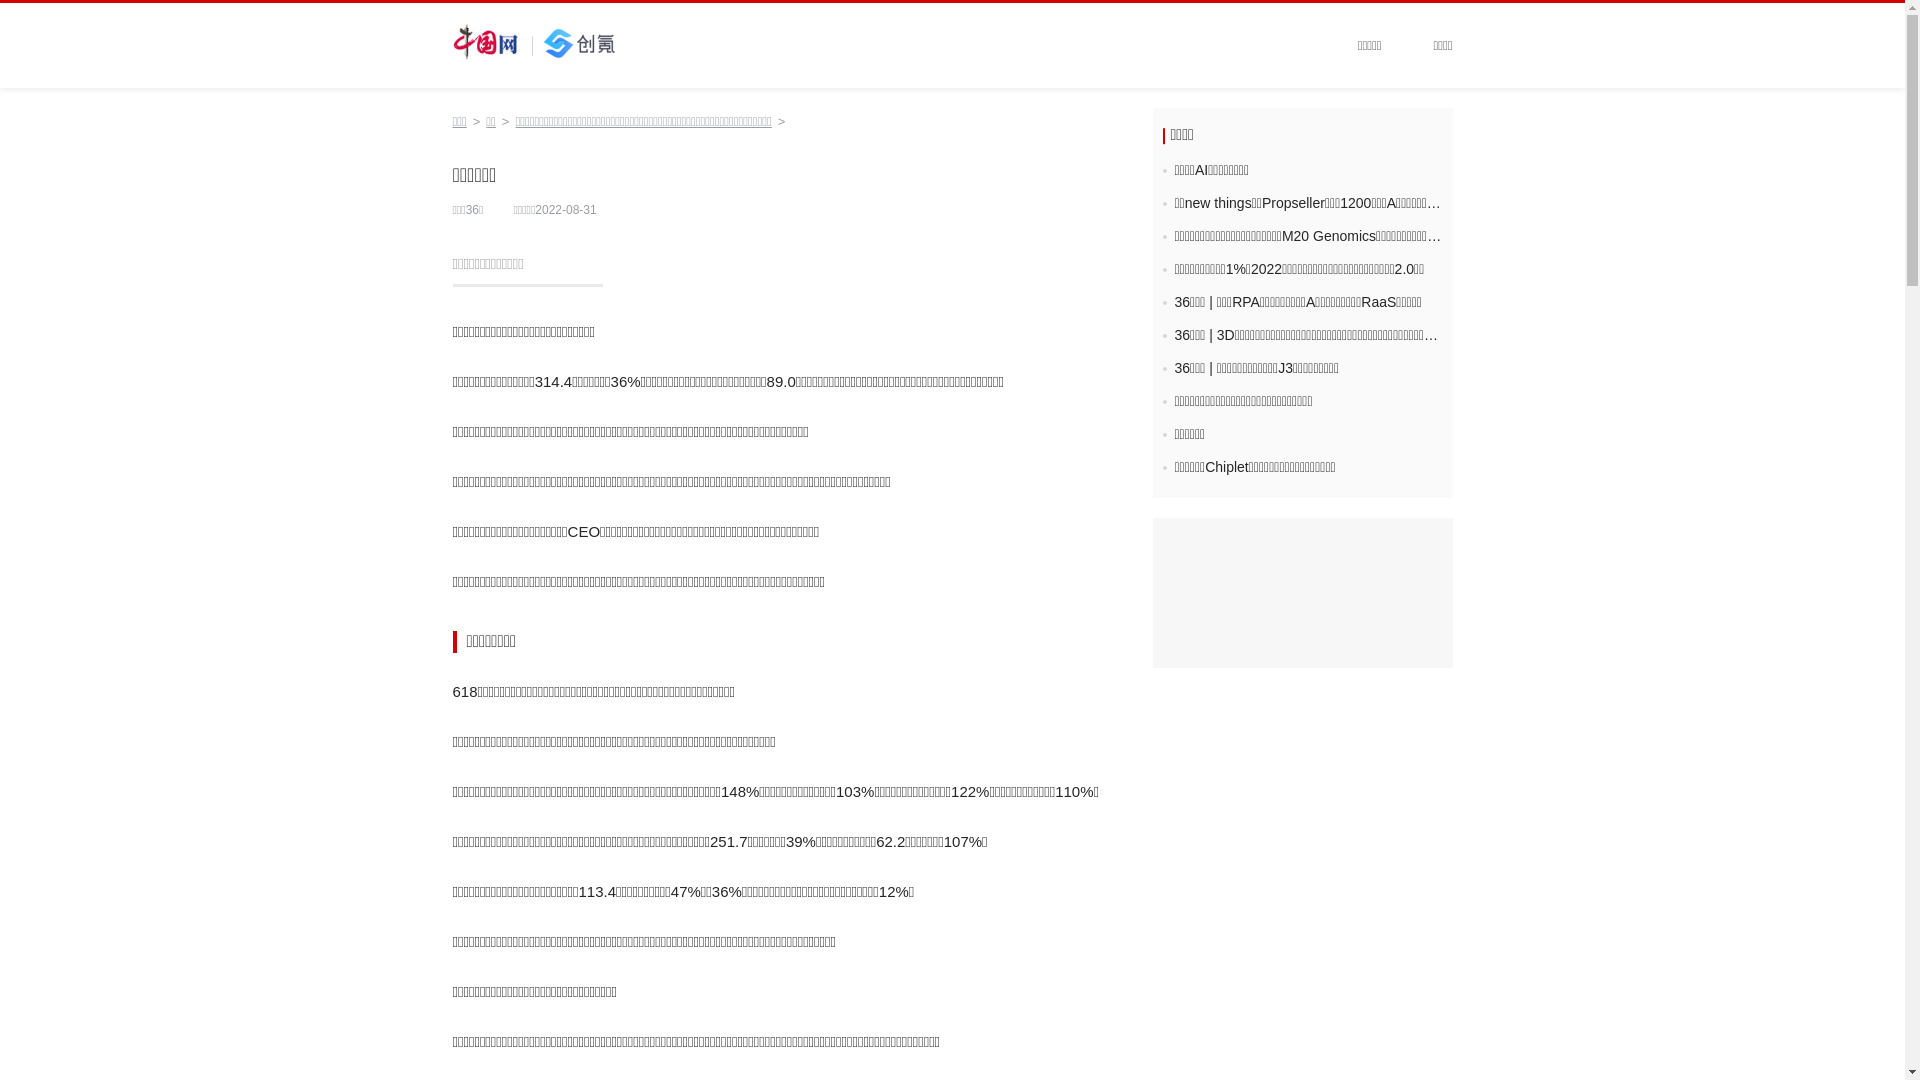 This screenshot has height=1080, width=1920. I want to click on '>', so click(776, 121).